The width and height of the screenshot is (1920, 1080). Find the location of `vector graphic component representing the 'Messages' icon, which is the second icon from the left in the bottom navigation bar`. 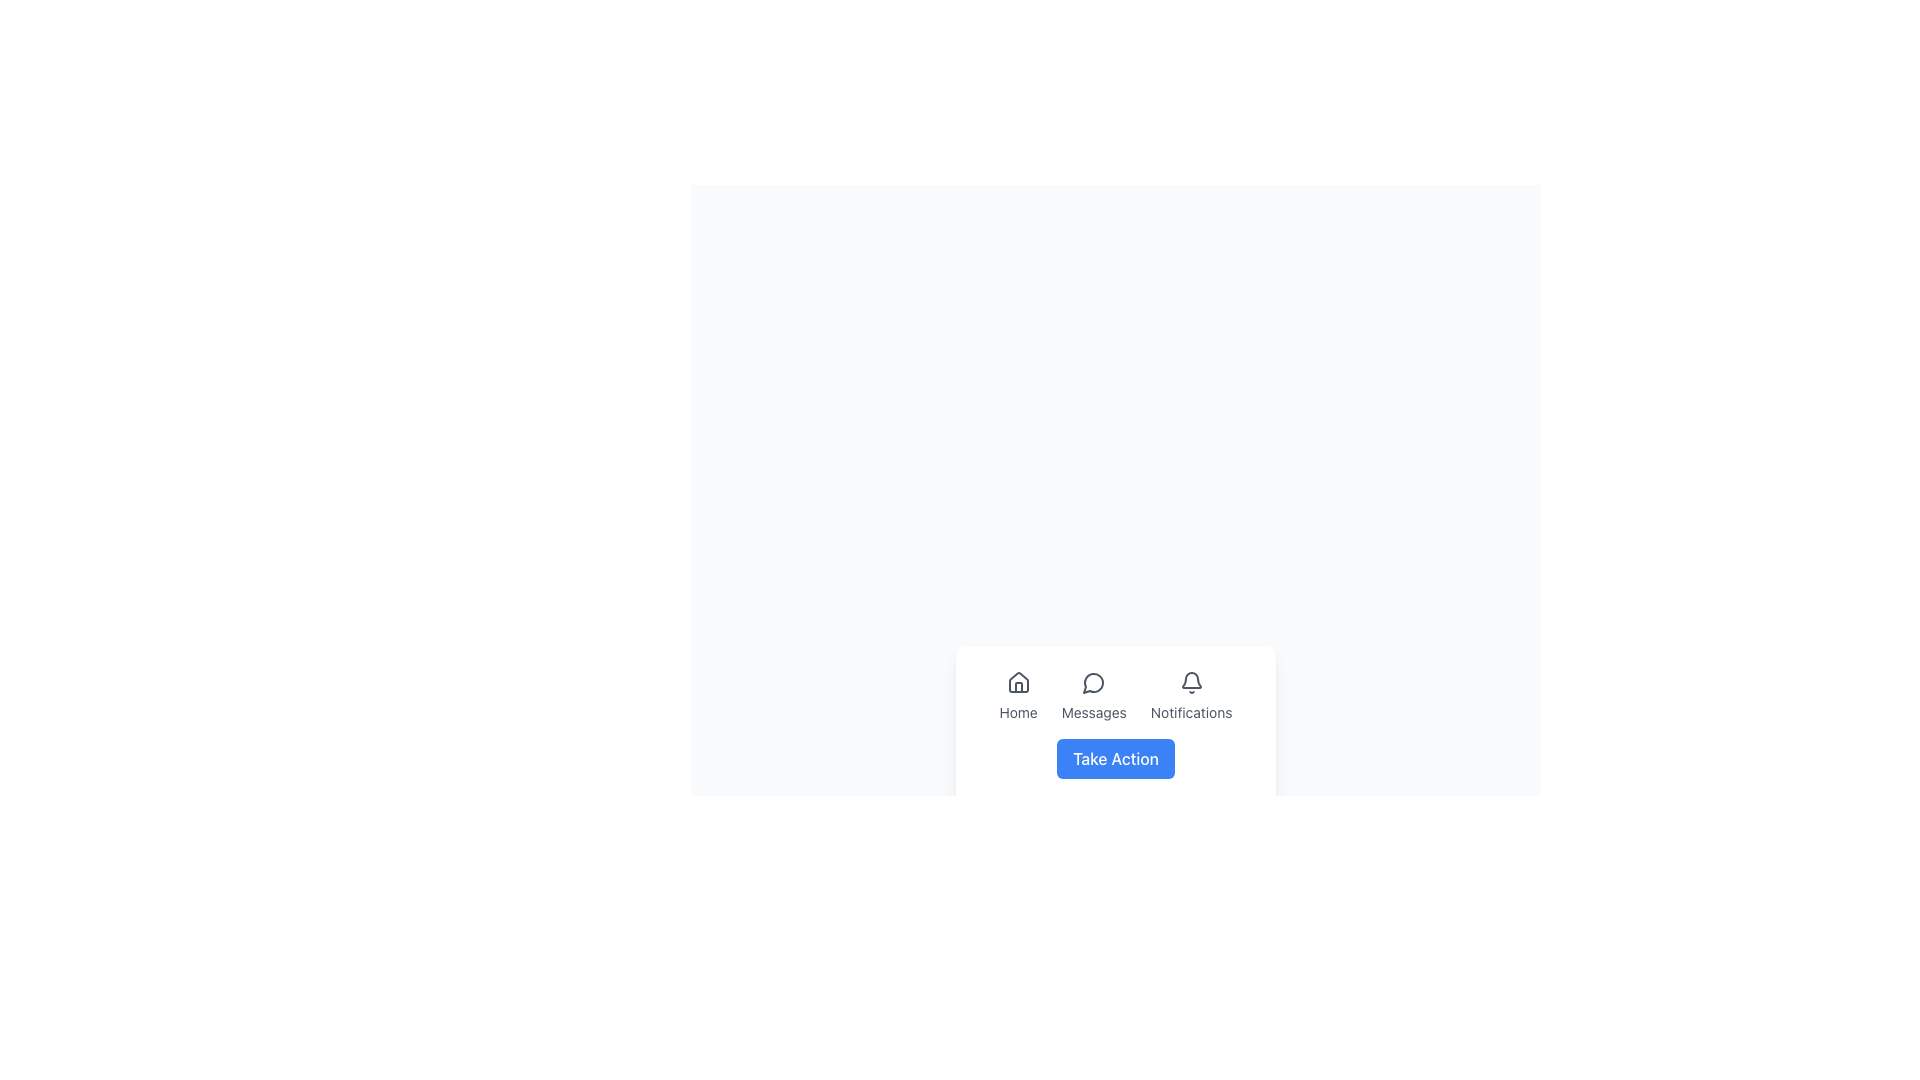

vector graphic component representing the 'Messages' icon, which is the second icon from the left in the bottom navigation bar is located at coordinates (1092, 682).